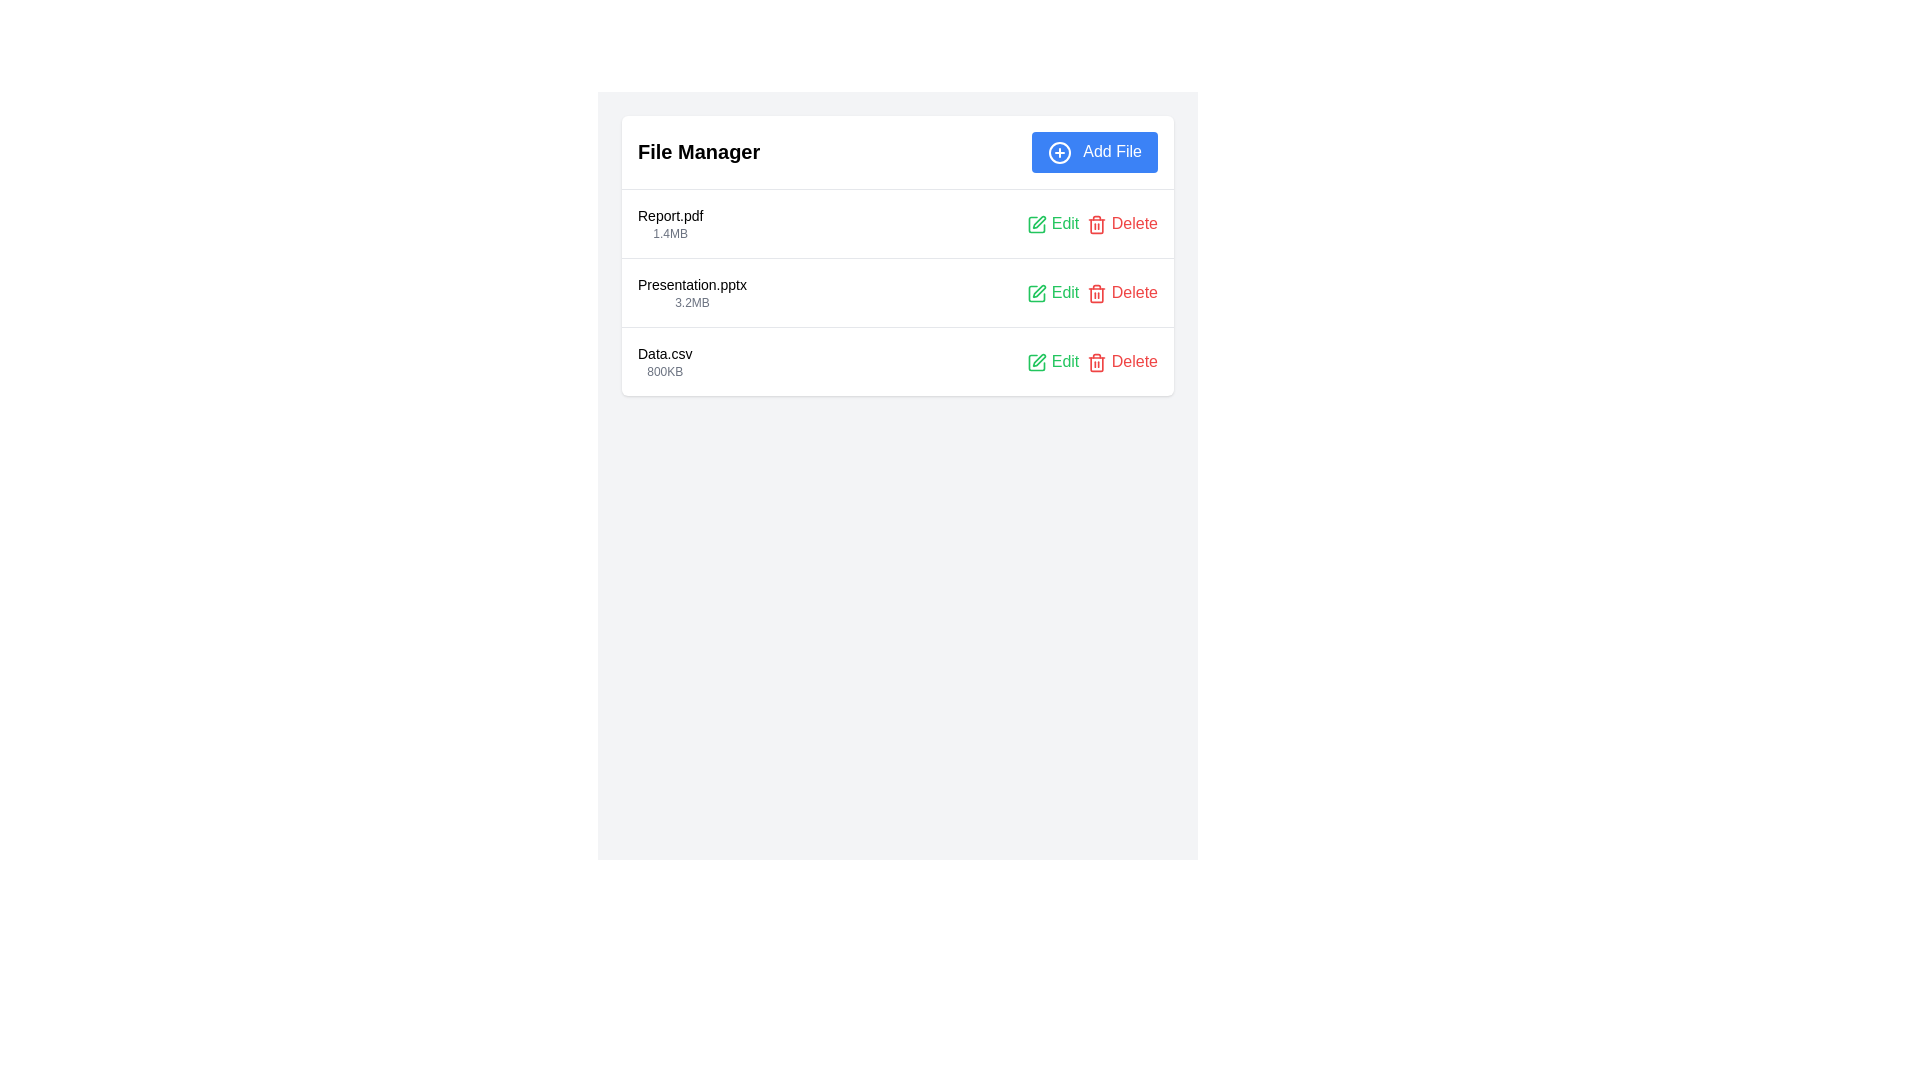 The image size is (1920, 1080). I want to click on on the text label representing a file entry located in the second row of the file list in the file manager interface, which displays the file name and size, so click(692, 292).